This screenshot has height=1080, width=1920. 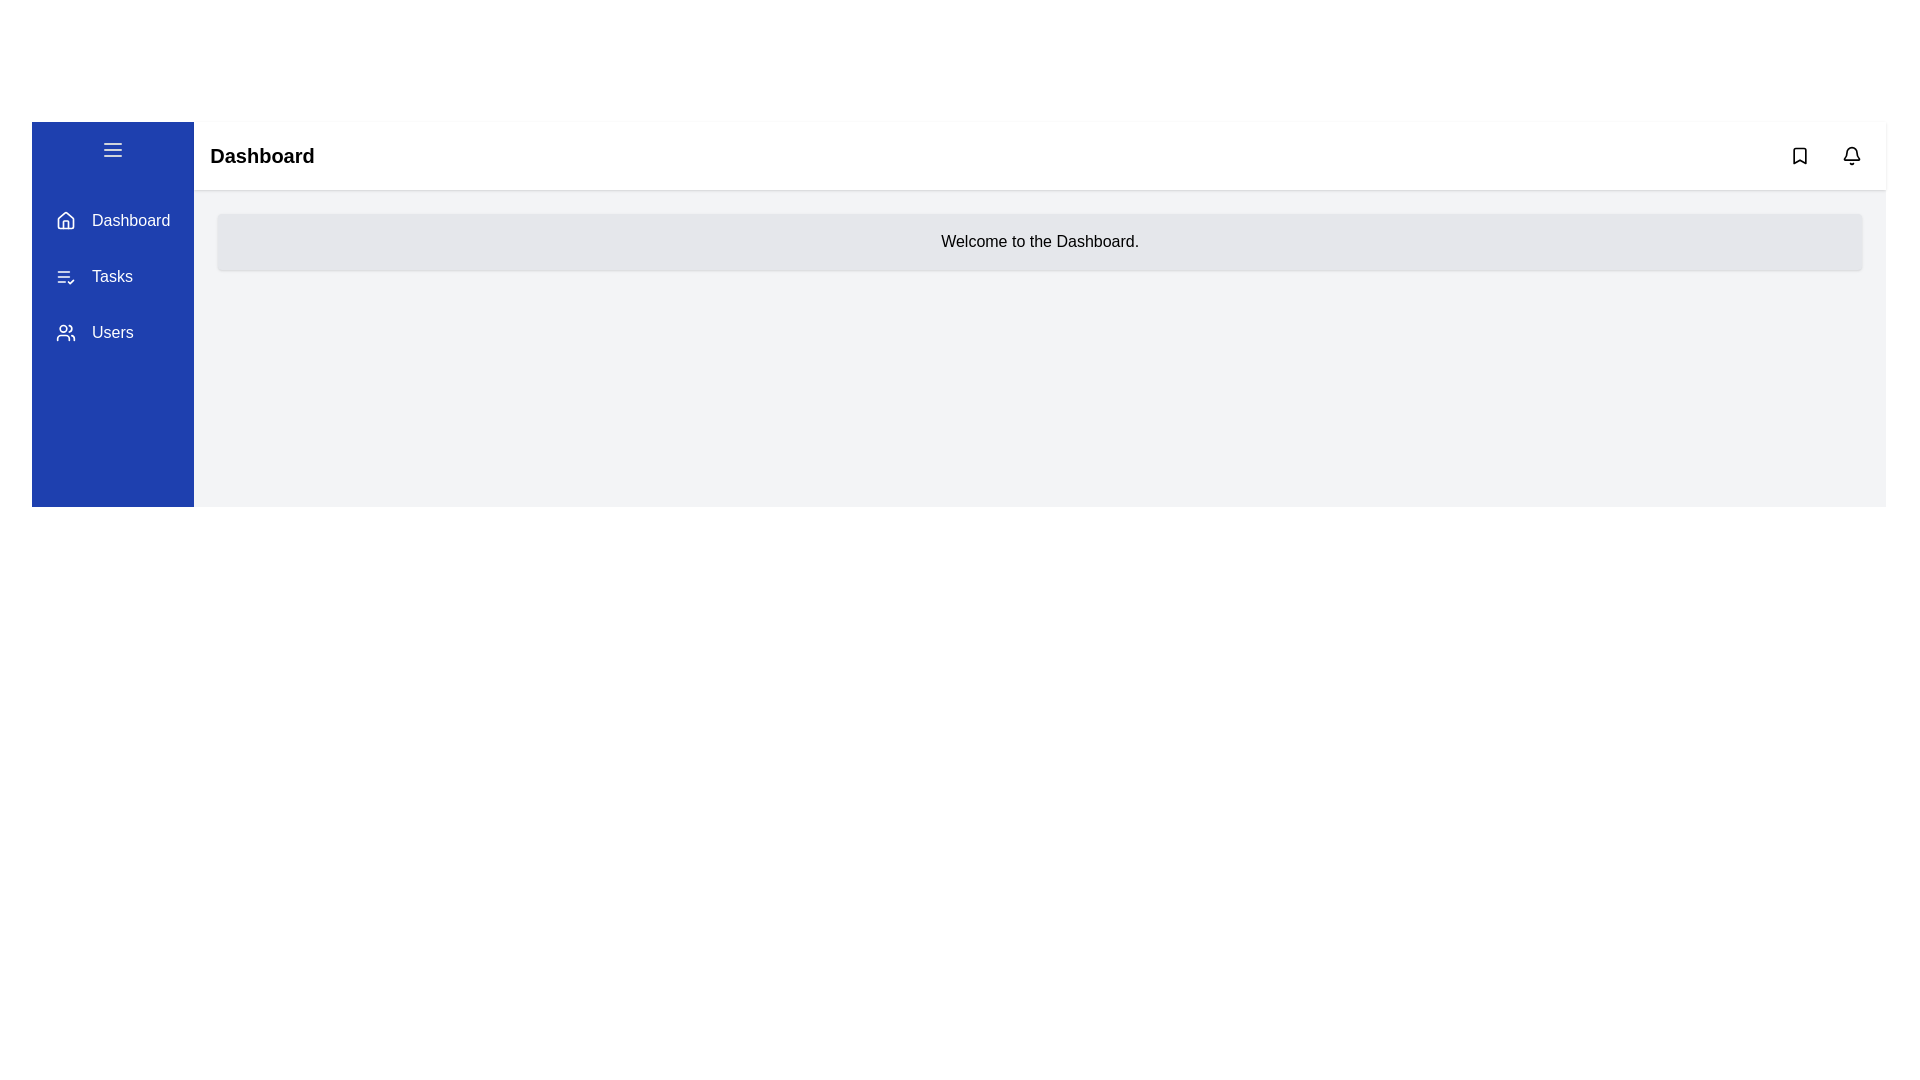 I want to click on the 'Dashboard' button located at the top of the vertical navigation menu on the left side, which has a blue background, a house icon, and white text, so click(x=112, y=220).